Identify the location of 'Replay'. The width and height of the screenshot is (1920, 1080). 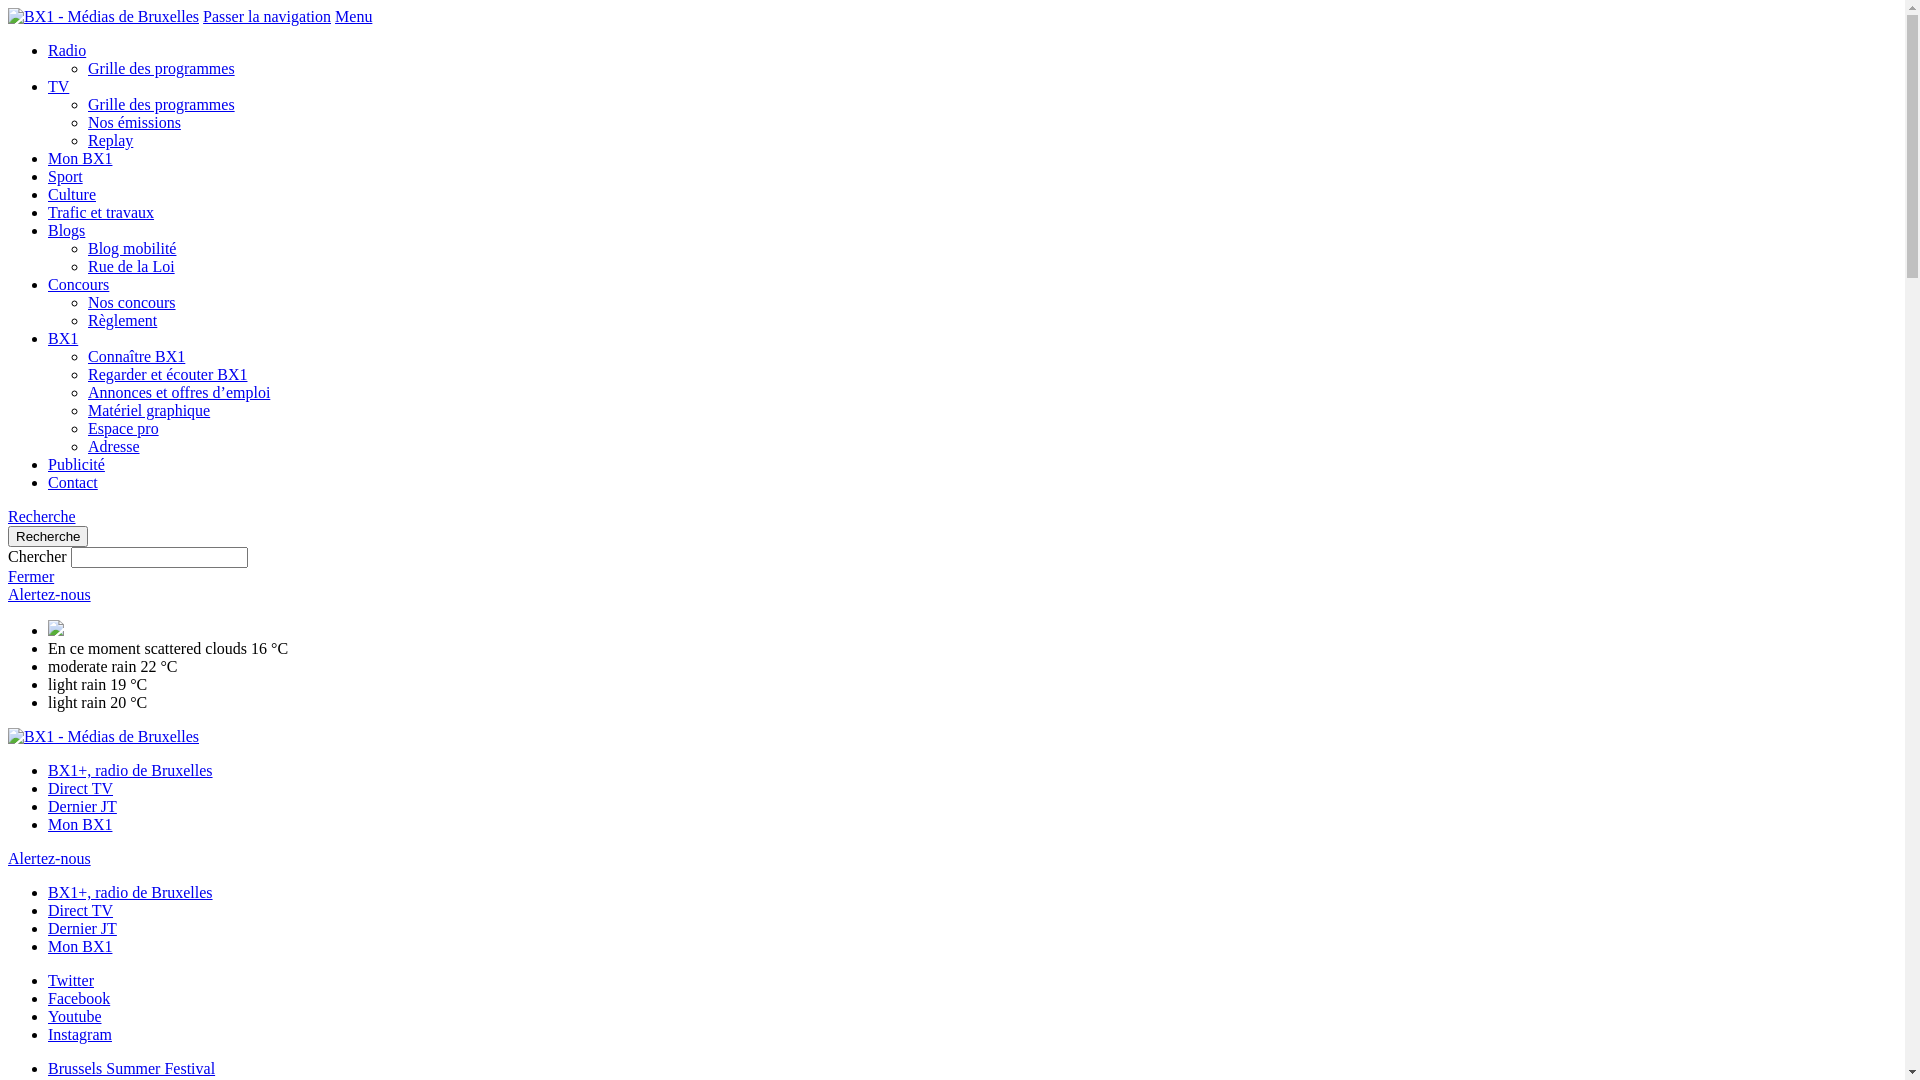
(86, 139).